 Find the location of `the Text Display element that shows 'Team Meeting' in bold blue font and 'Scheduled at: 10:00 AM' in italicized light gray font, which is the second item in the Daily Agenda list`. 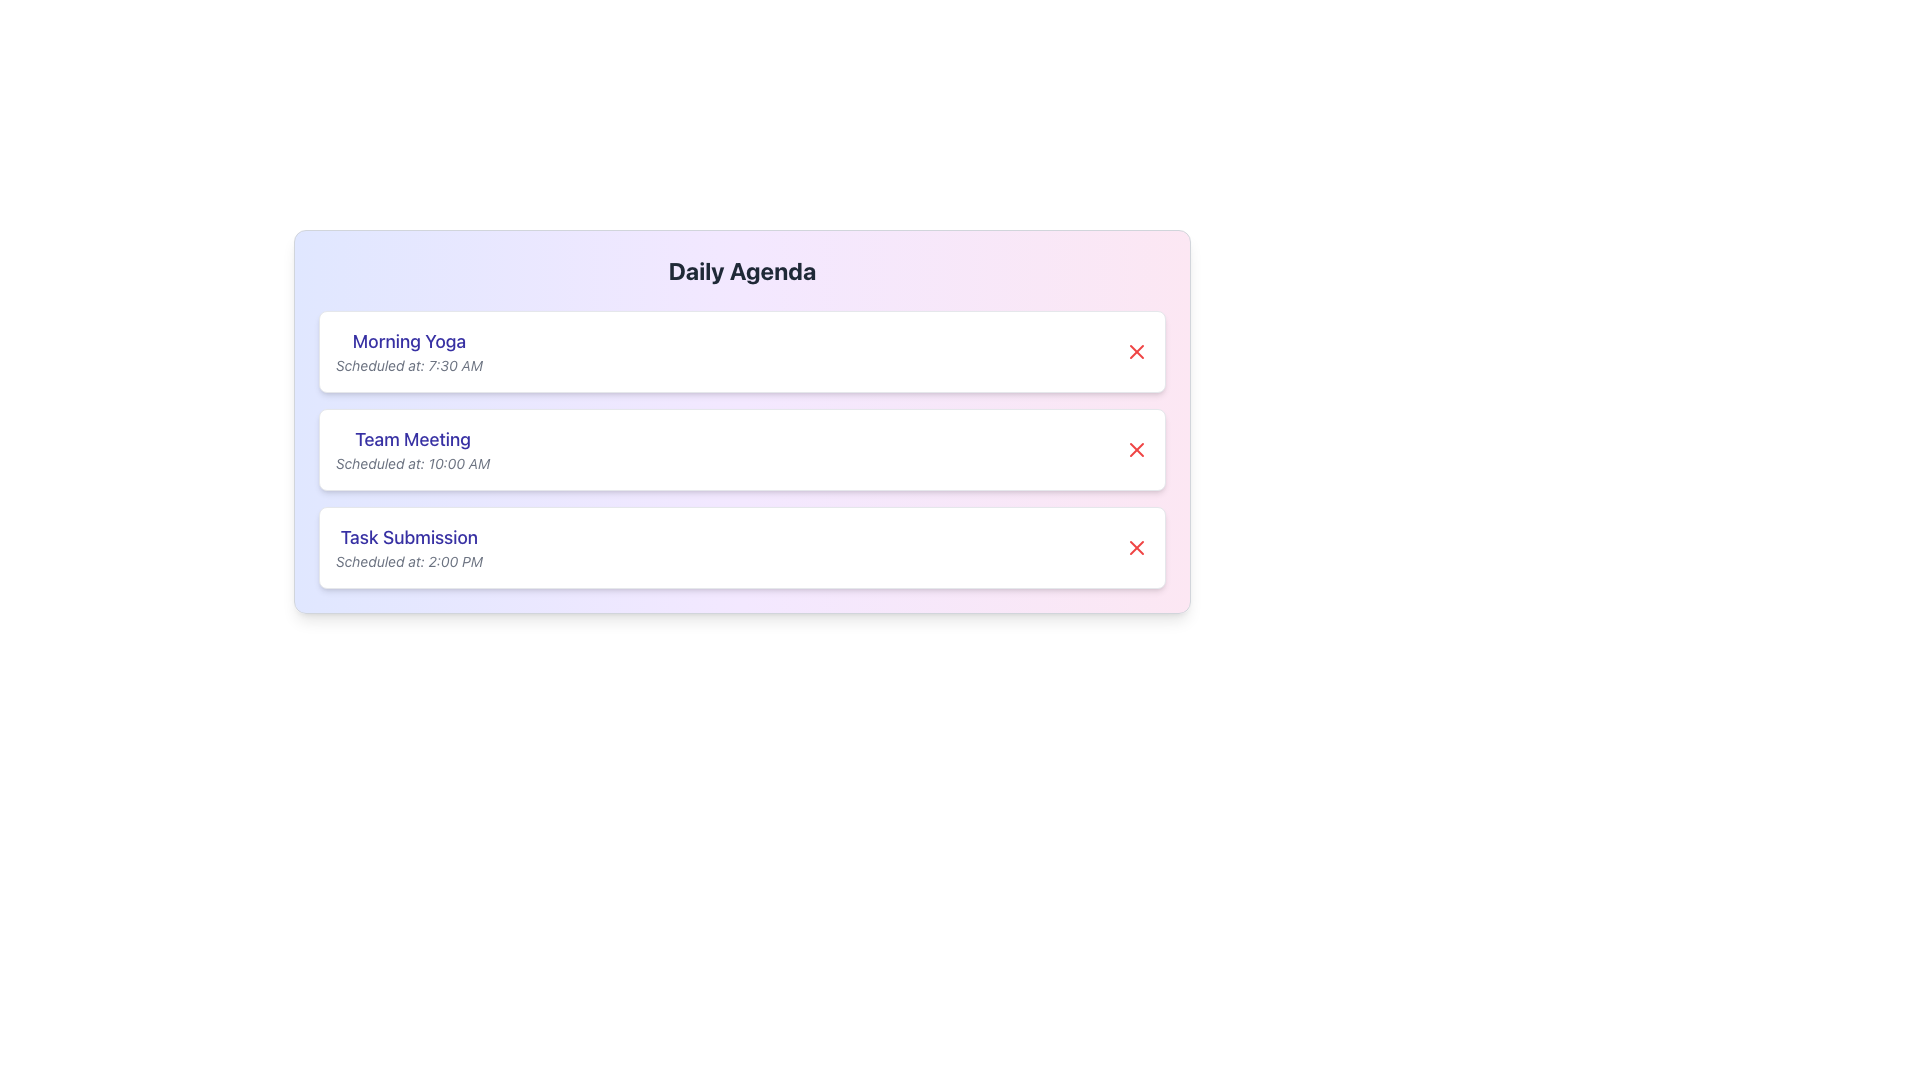

the Text Display element that shows 'Team Meeting' in bold blue font and 'Scheduled at: 10:00 AM' in italicized light gray font, which is the second item in the Daily Agenda list is located at coordinates (412, 450).